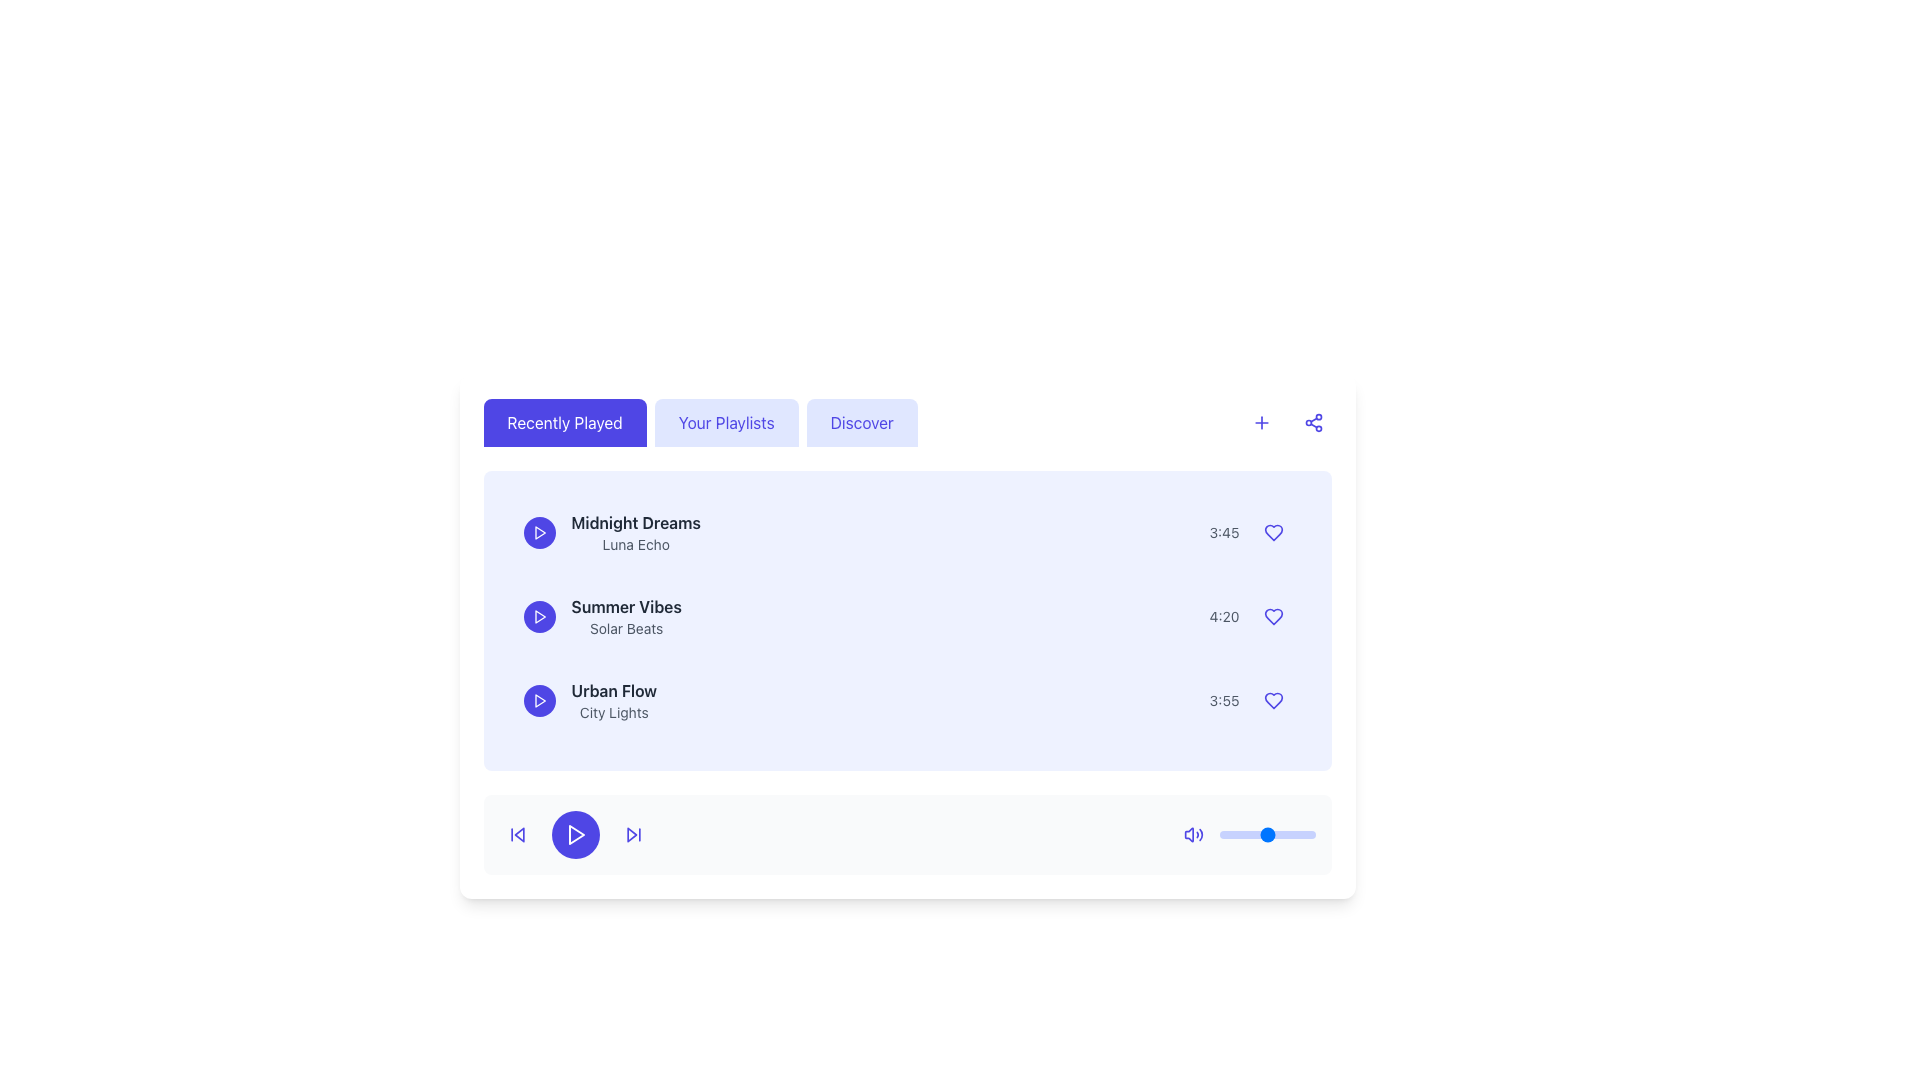 This screenshot has width=1920, height=1080. Describe the element at coordinates (575, 834) in the screenshot. I see `the Play icon located at the bottom center of the interface` at that location.